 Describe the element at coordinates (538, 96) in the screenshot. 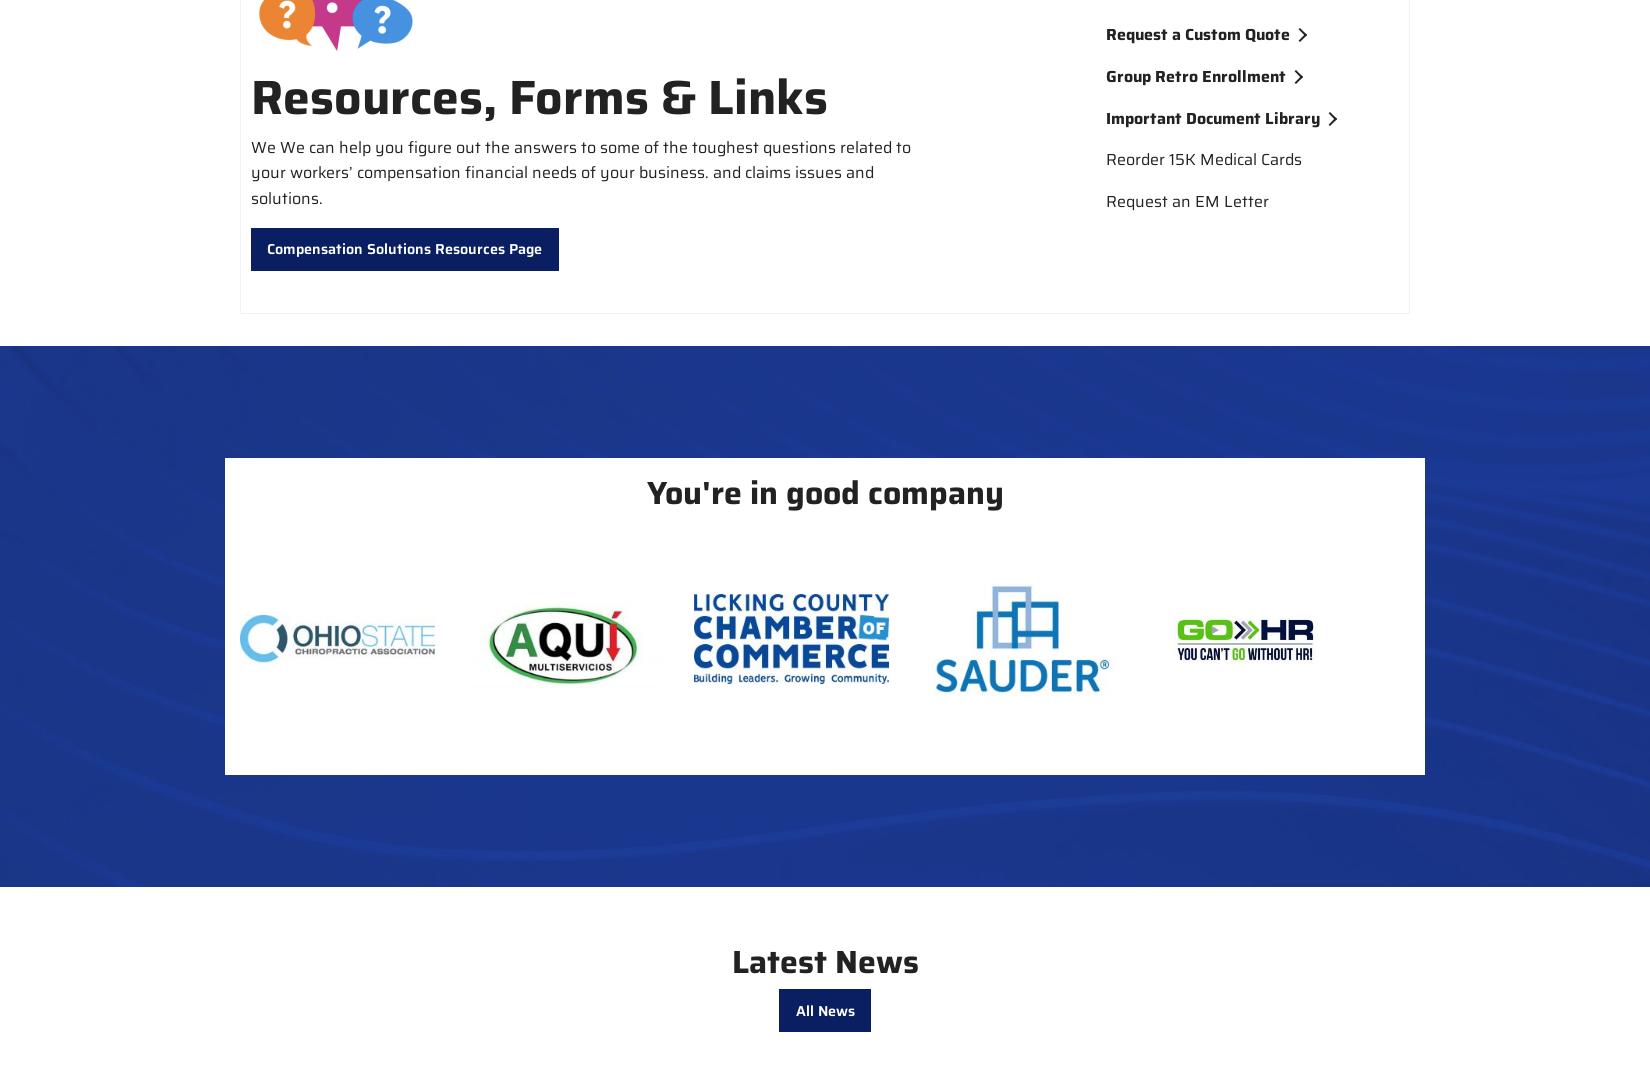

I see `'Resources, Forms & Links'` at that location.